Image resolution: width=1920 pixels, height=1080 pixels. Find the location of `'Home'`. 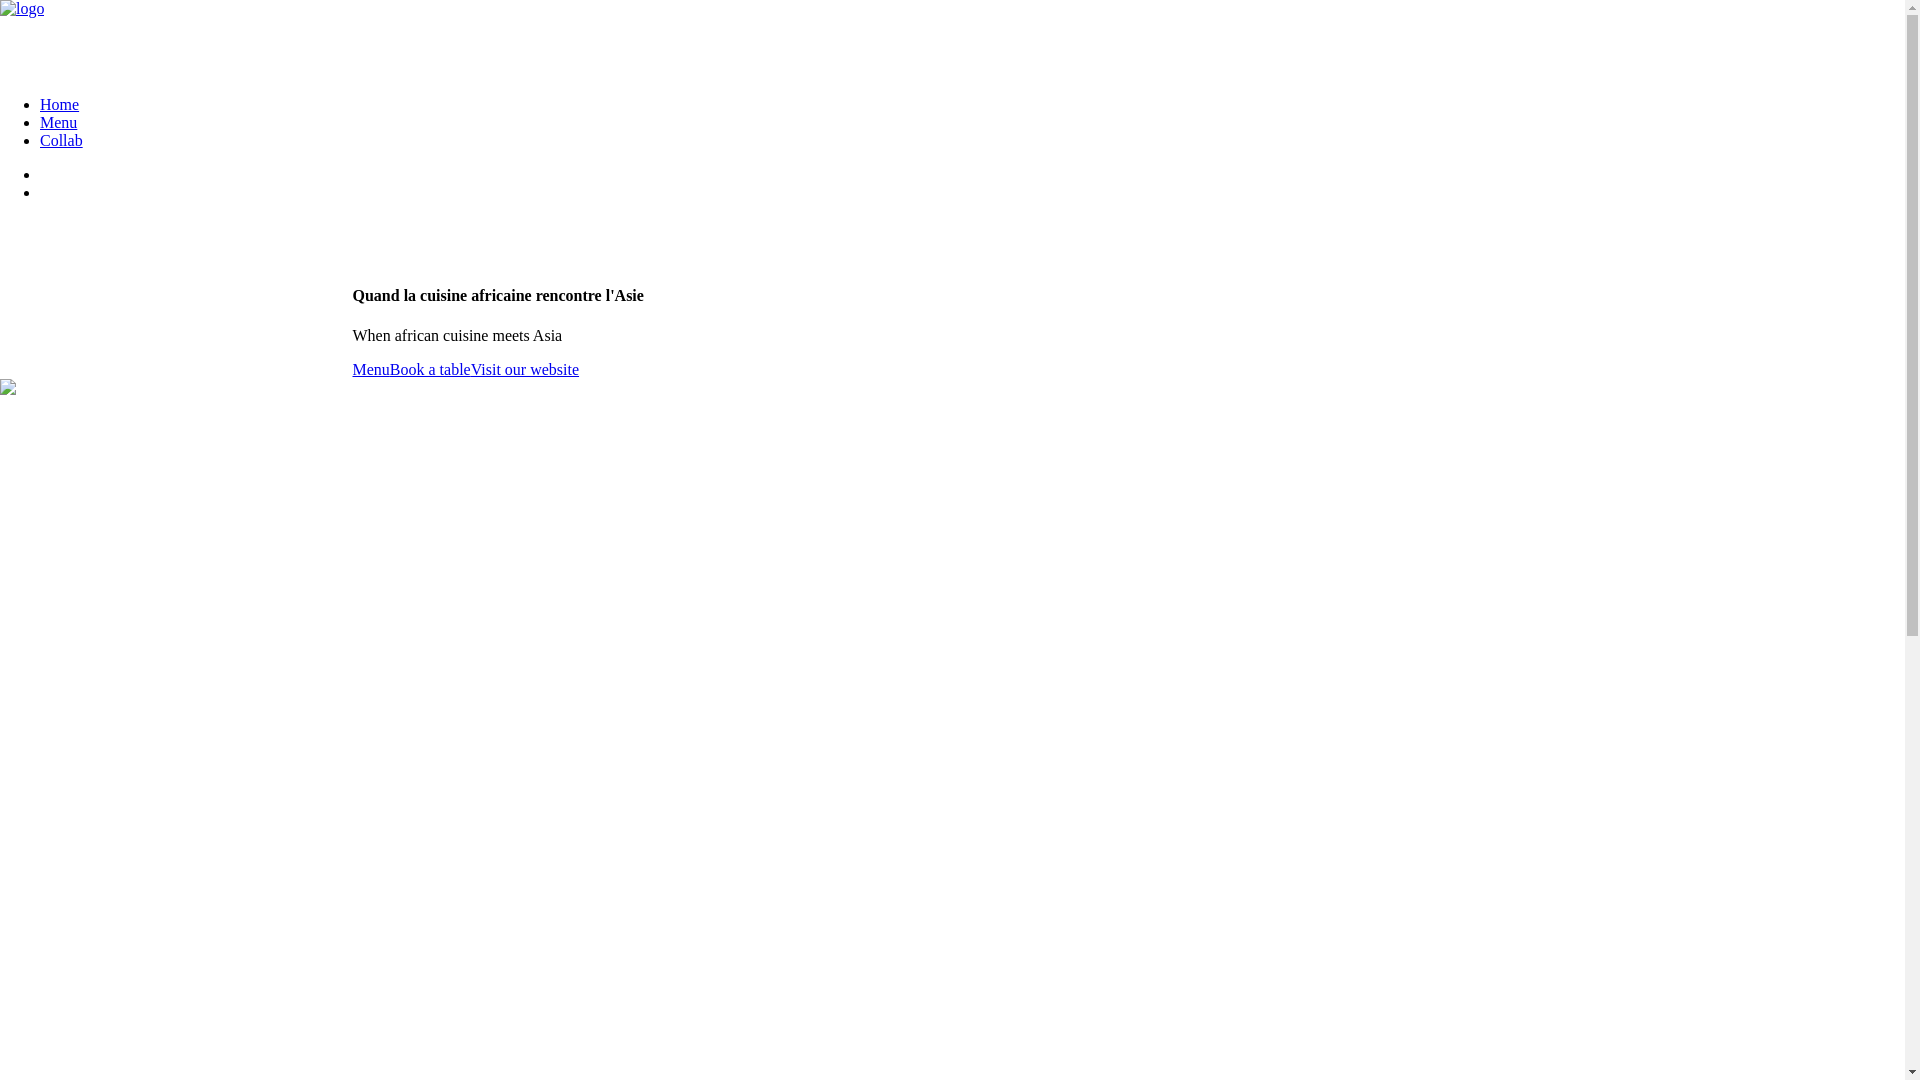

'Home' is located at coordinates (59, 104).